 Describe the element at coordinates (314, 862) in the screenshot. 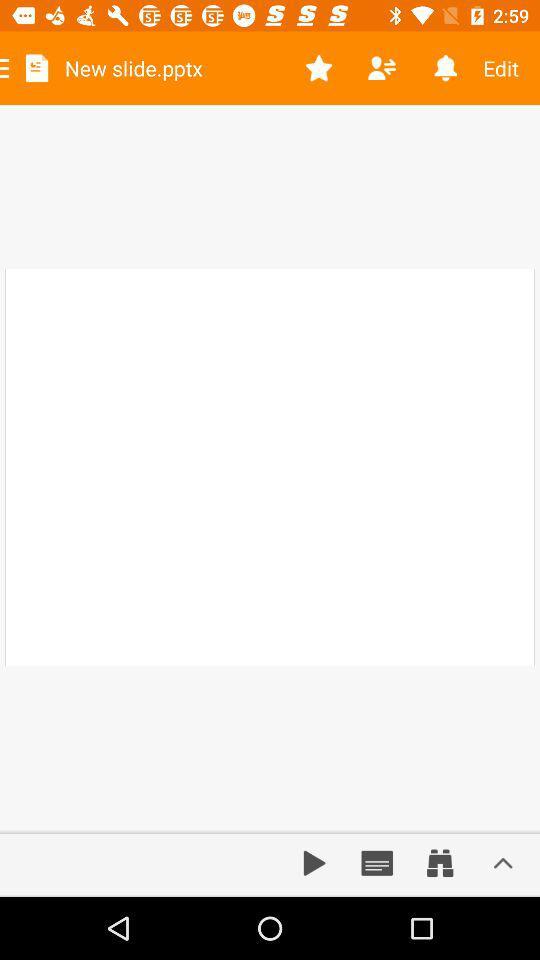

I see `audio` at that location.